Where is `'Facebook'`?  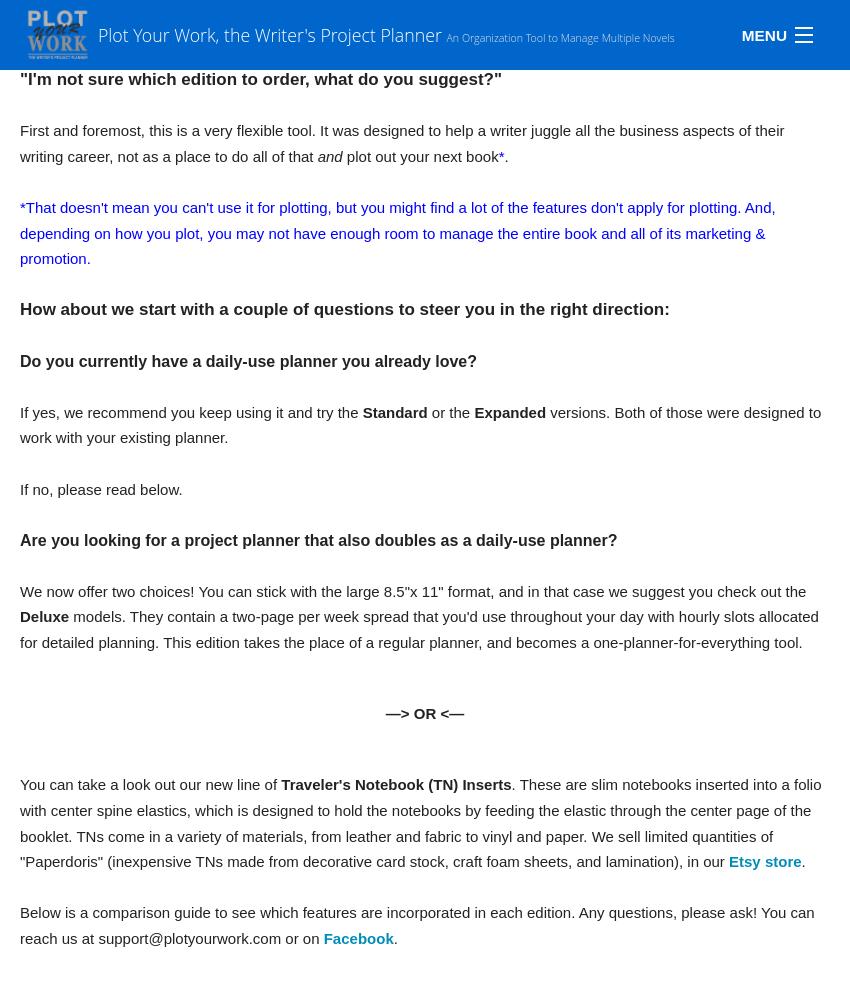 'Facebook' is located at coordinates (357, 938).